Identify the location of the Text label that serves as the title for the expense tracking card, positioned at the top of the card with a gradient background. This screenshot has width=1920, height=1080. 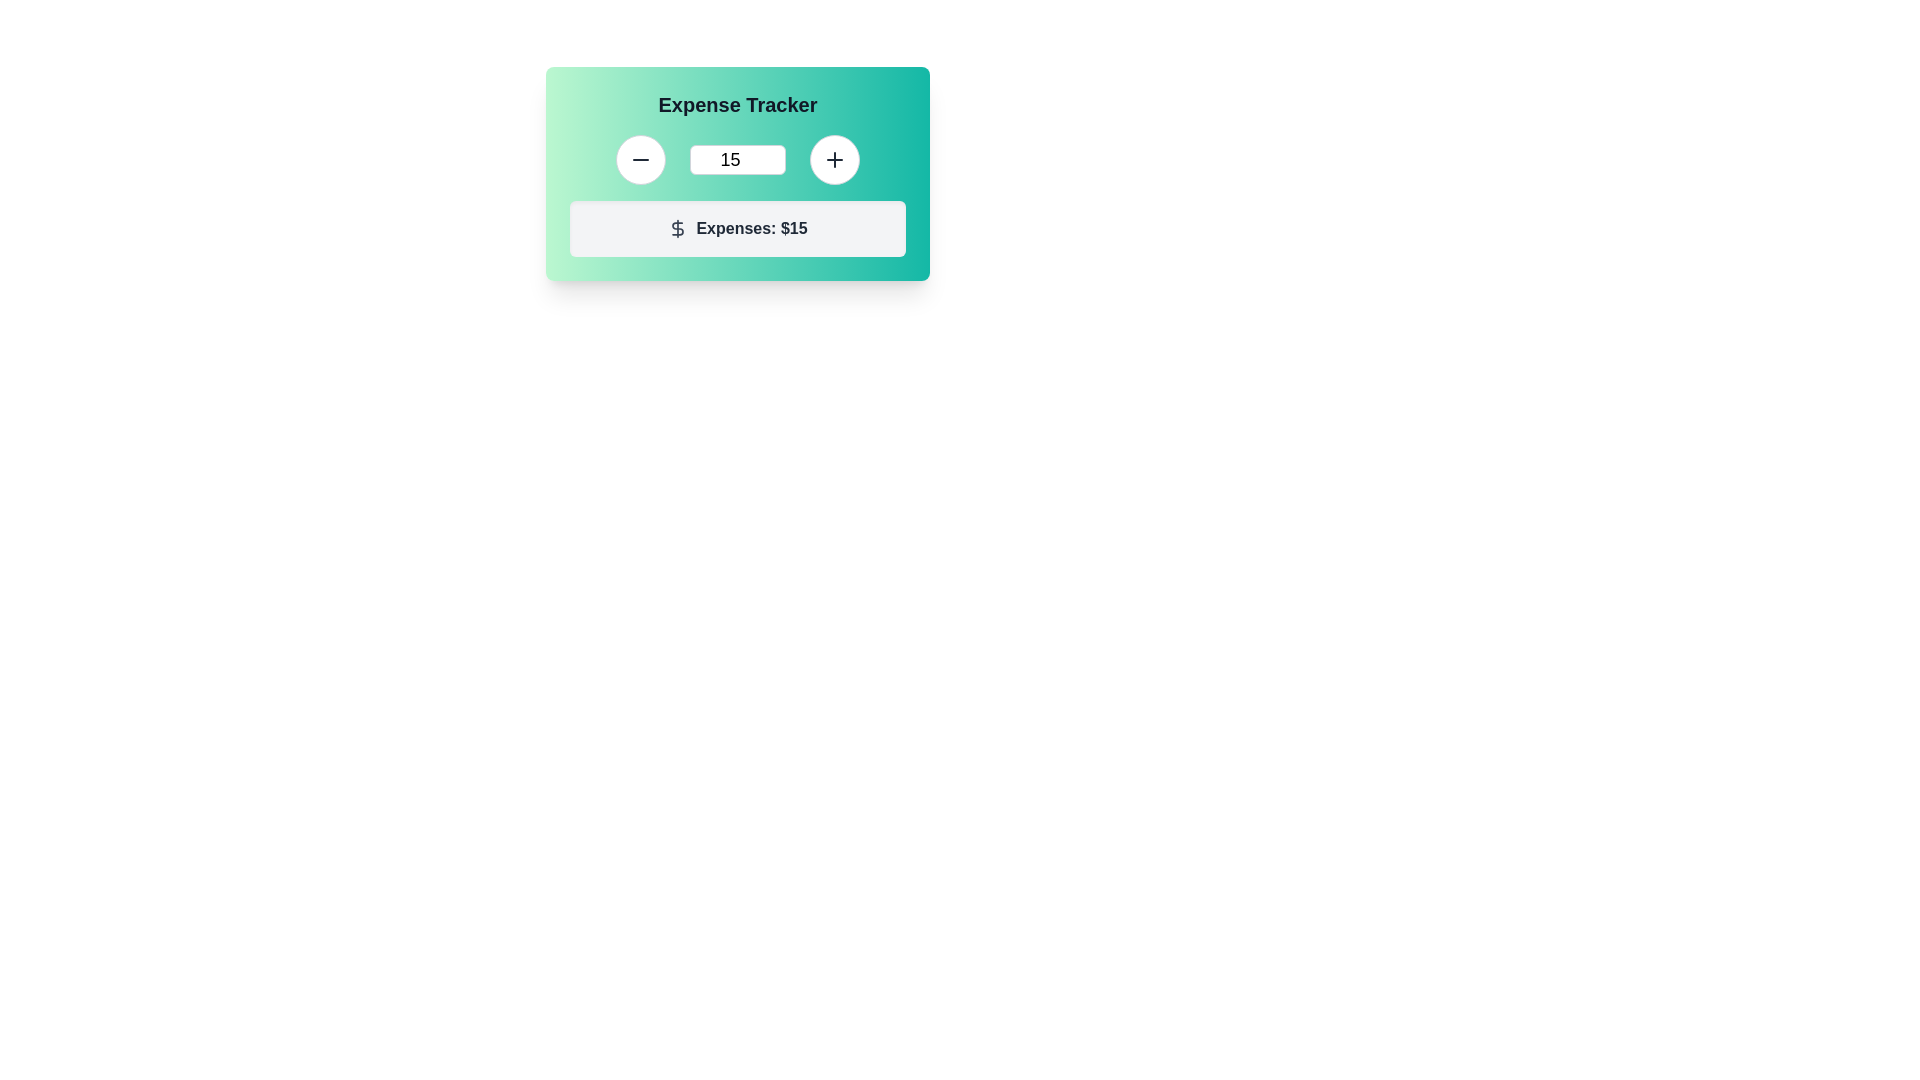
(737, 104).